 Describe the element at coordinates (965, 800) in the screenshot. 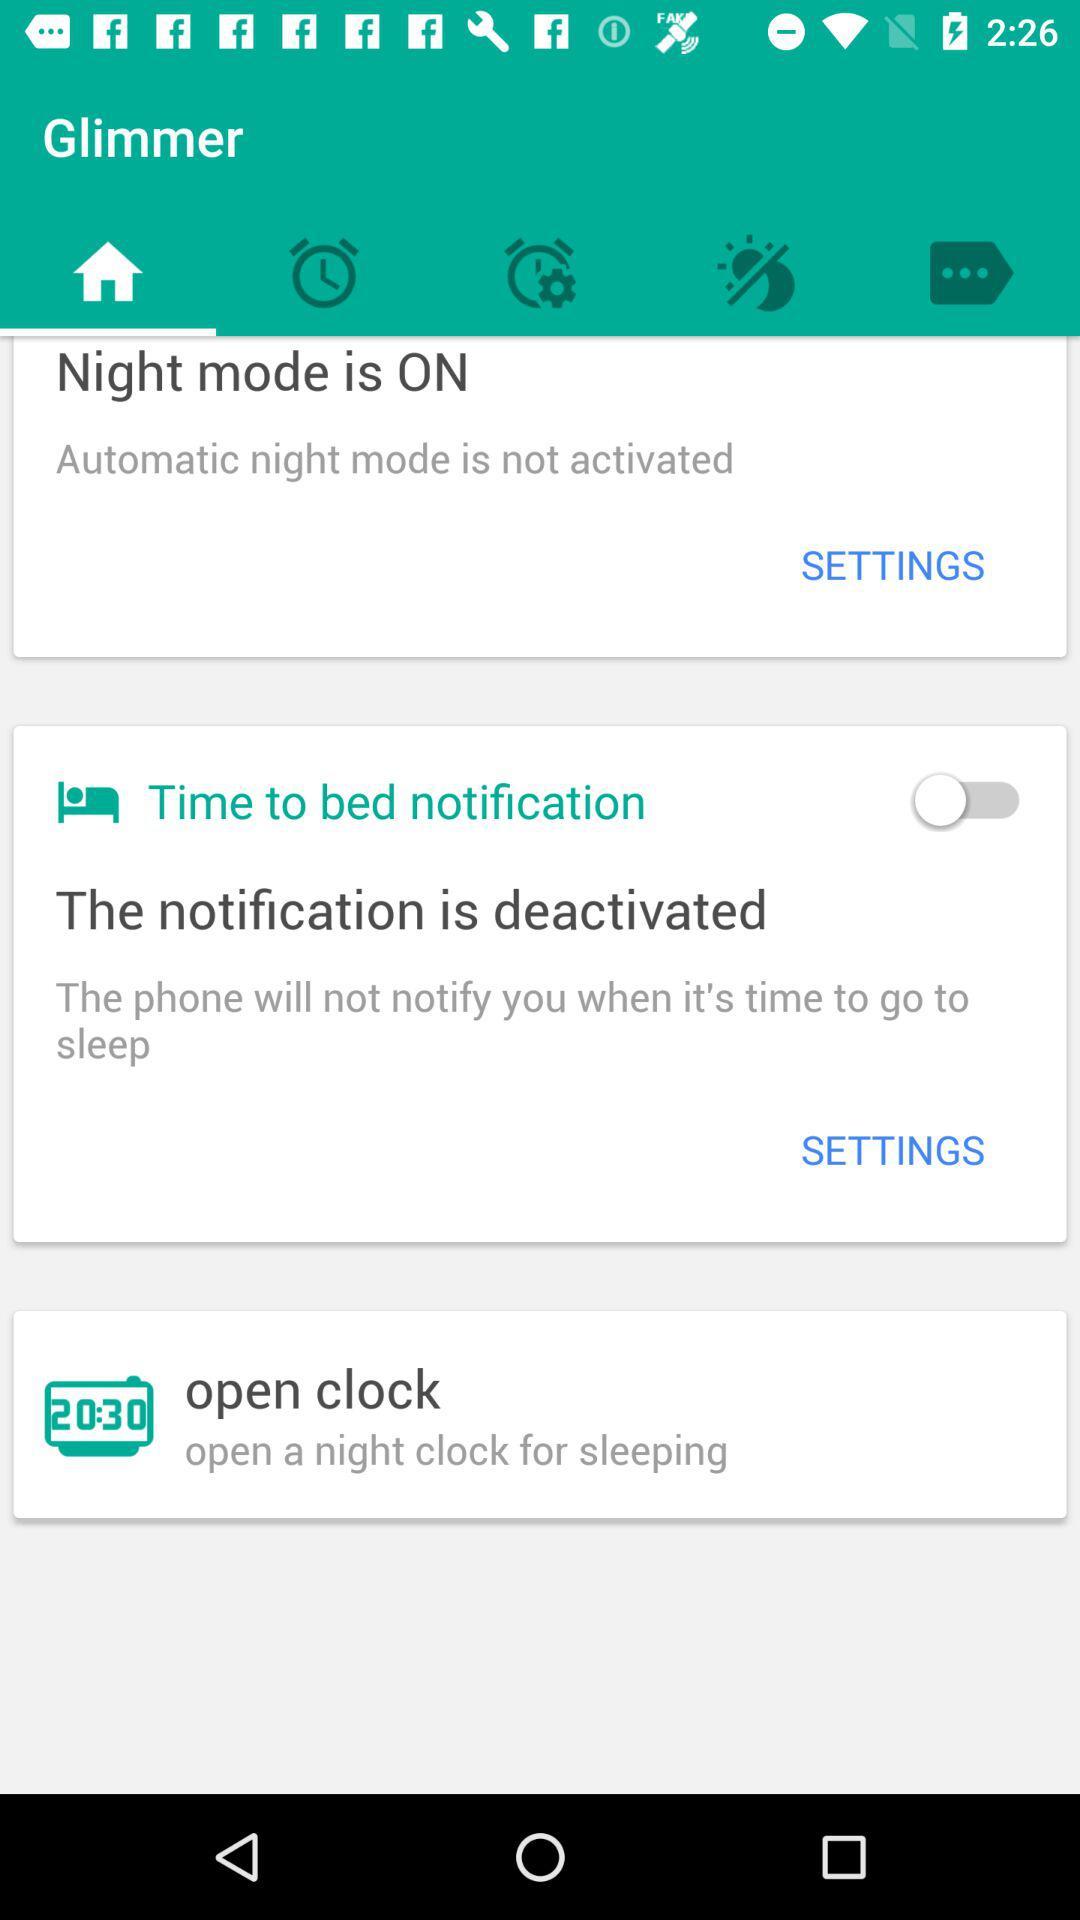

I see `the icon above the the notification is` at that location.